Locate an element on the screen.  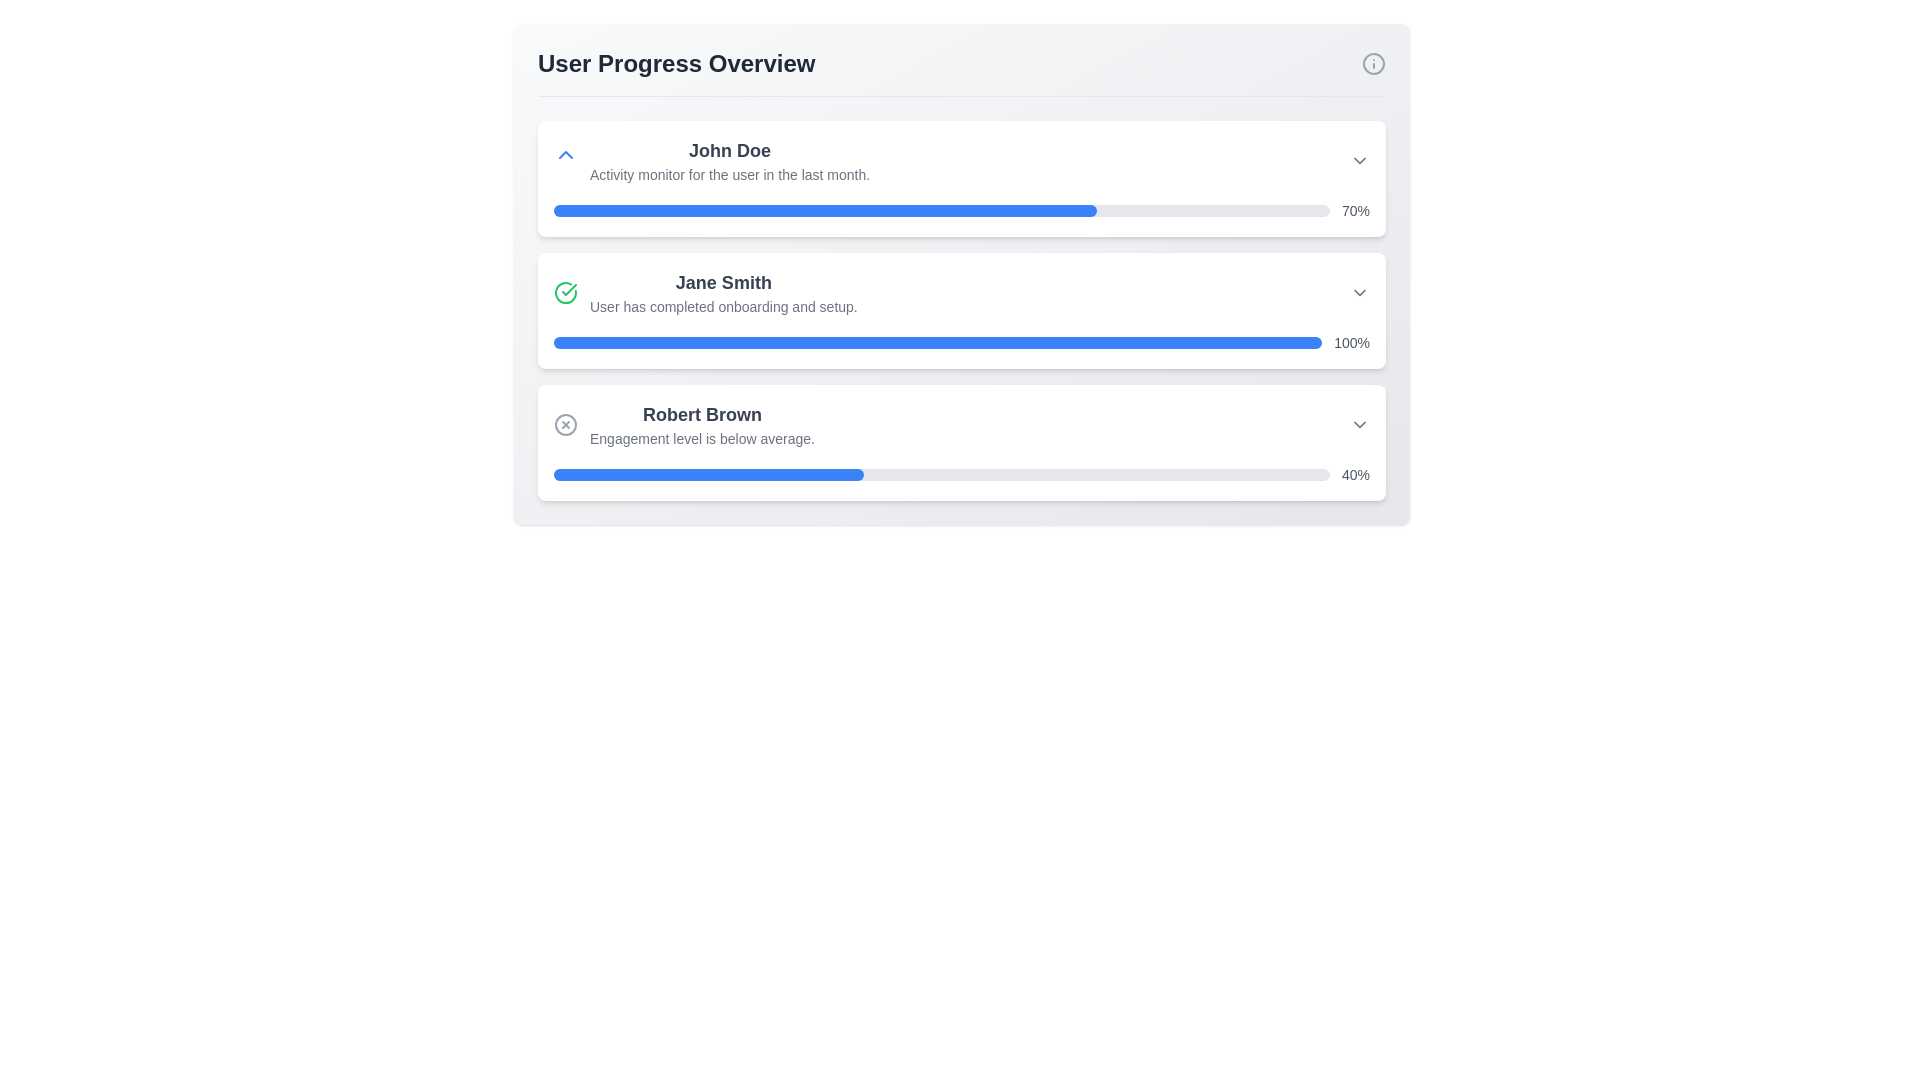
the decorative circle element that serves as the outer boundary of the 'X' icon indicating an error or warning in the 'Robert Brown' section of the User Progress Overview interface is located at coordinates (565, 423).